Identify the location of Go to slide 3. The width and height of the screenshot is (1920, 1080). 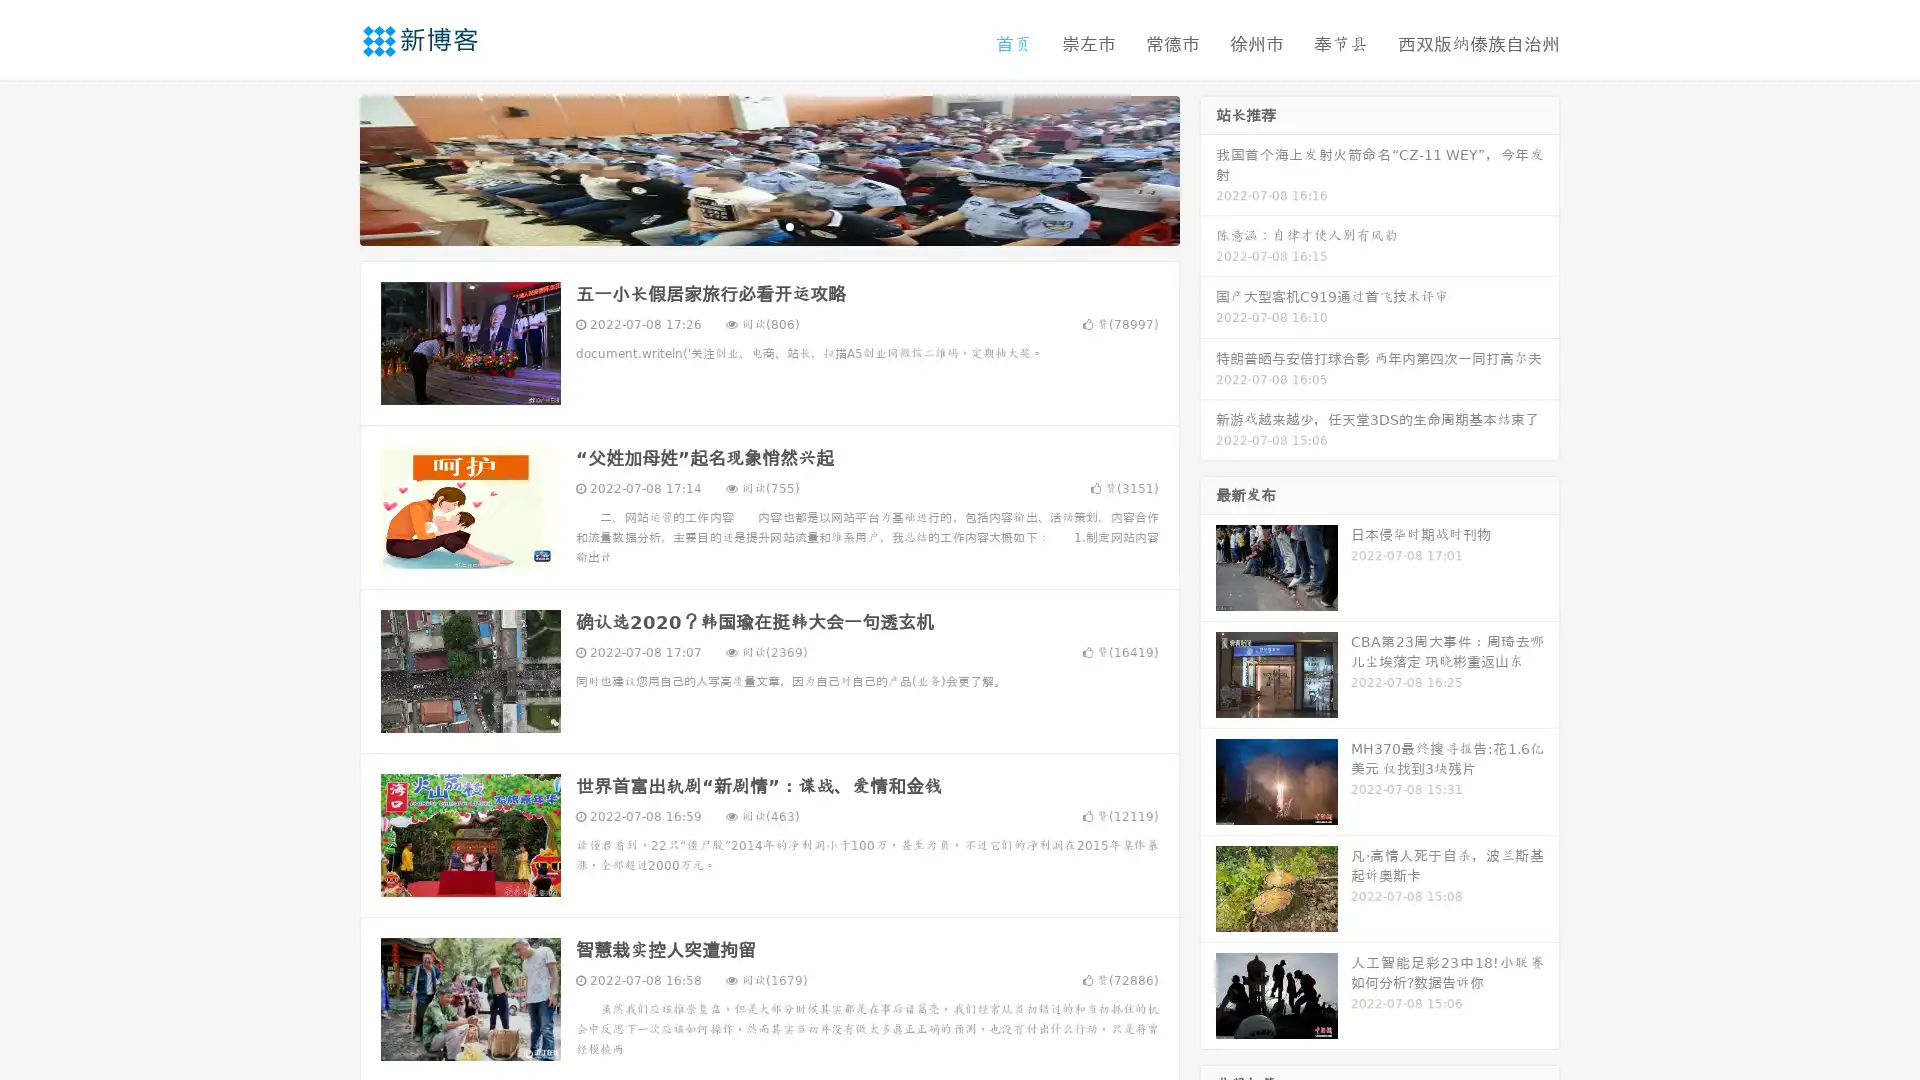
(789, 225).